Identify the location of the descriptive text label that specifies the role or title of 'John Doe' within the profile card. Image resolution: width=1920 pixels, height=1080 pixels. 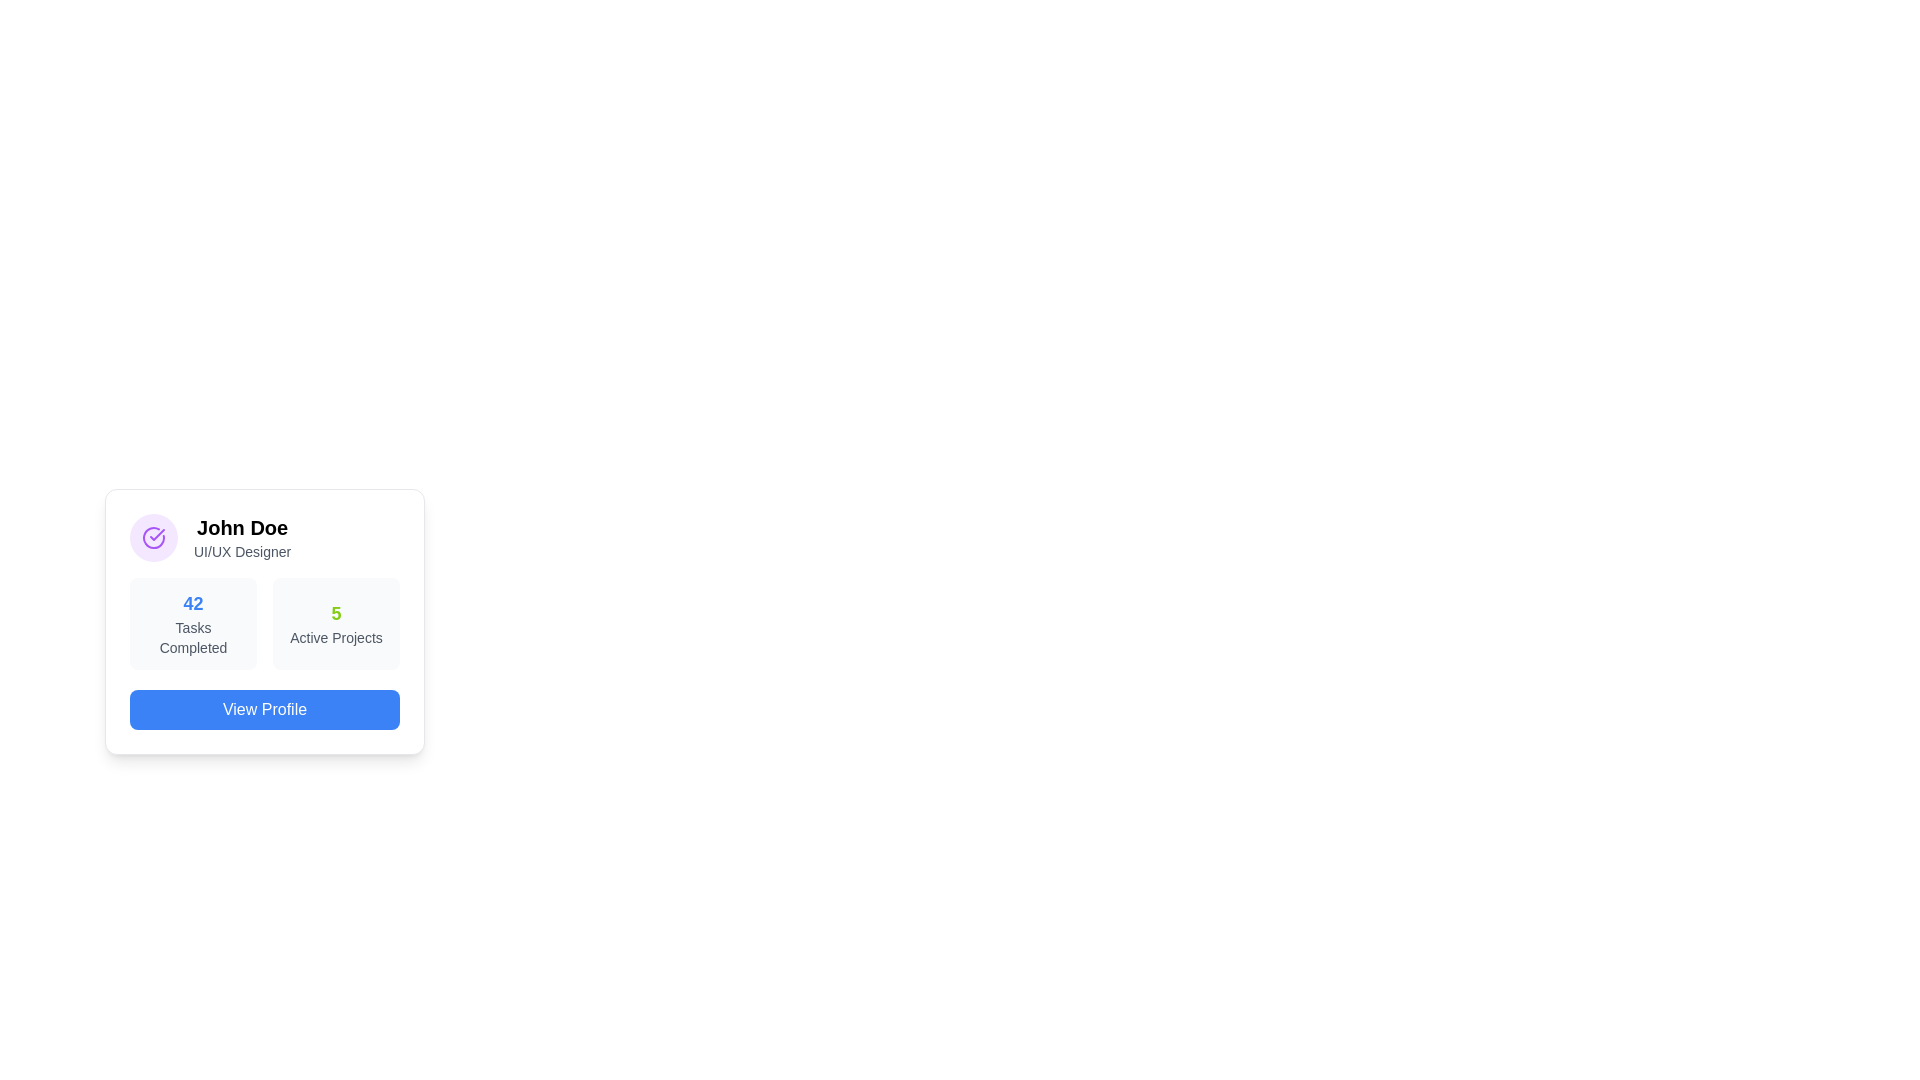
(241, 551).